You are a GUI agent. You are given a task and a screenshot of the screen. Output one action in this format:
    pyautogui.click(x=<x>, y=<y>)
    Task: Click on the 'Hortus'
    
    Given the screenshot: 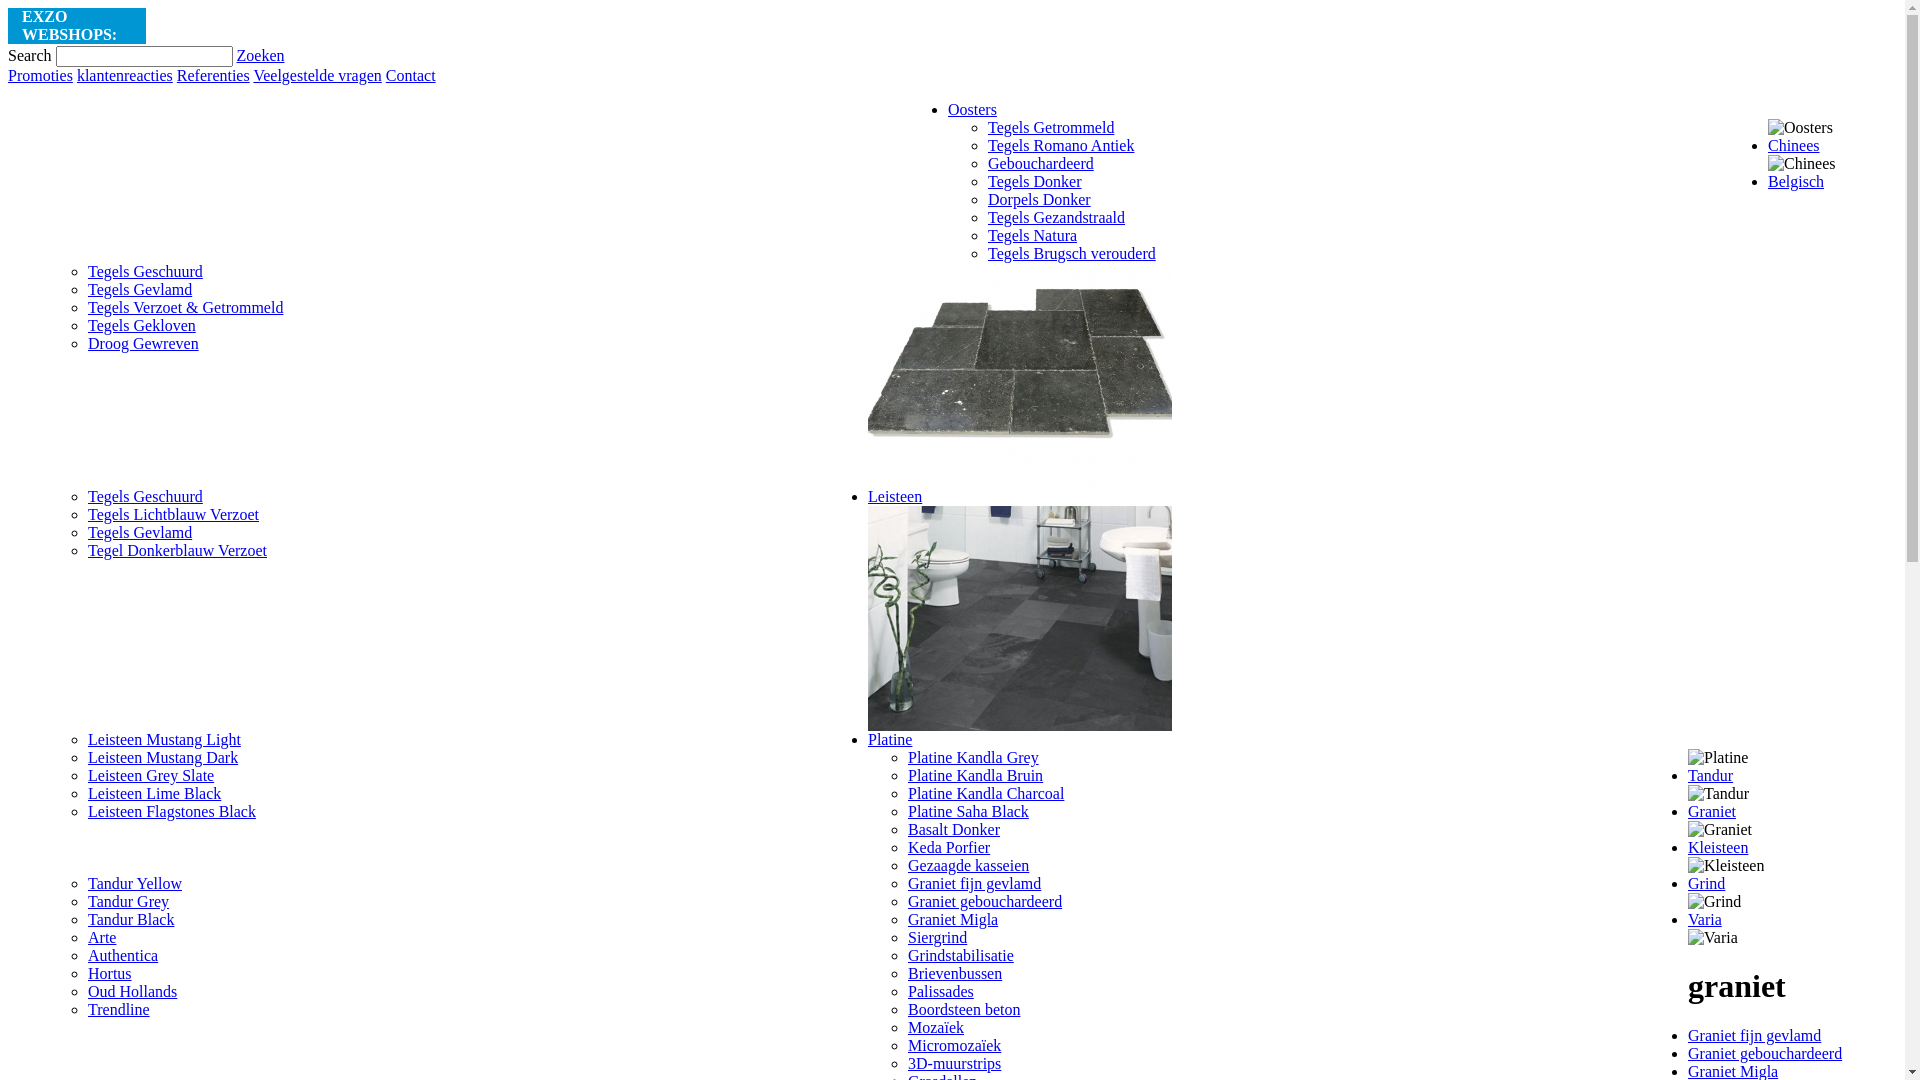 What is the action you would take?
    pyautogui.click(x=109, y=972)
    